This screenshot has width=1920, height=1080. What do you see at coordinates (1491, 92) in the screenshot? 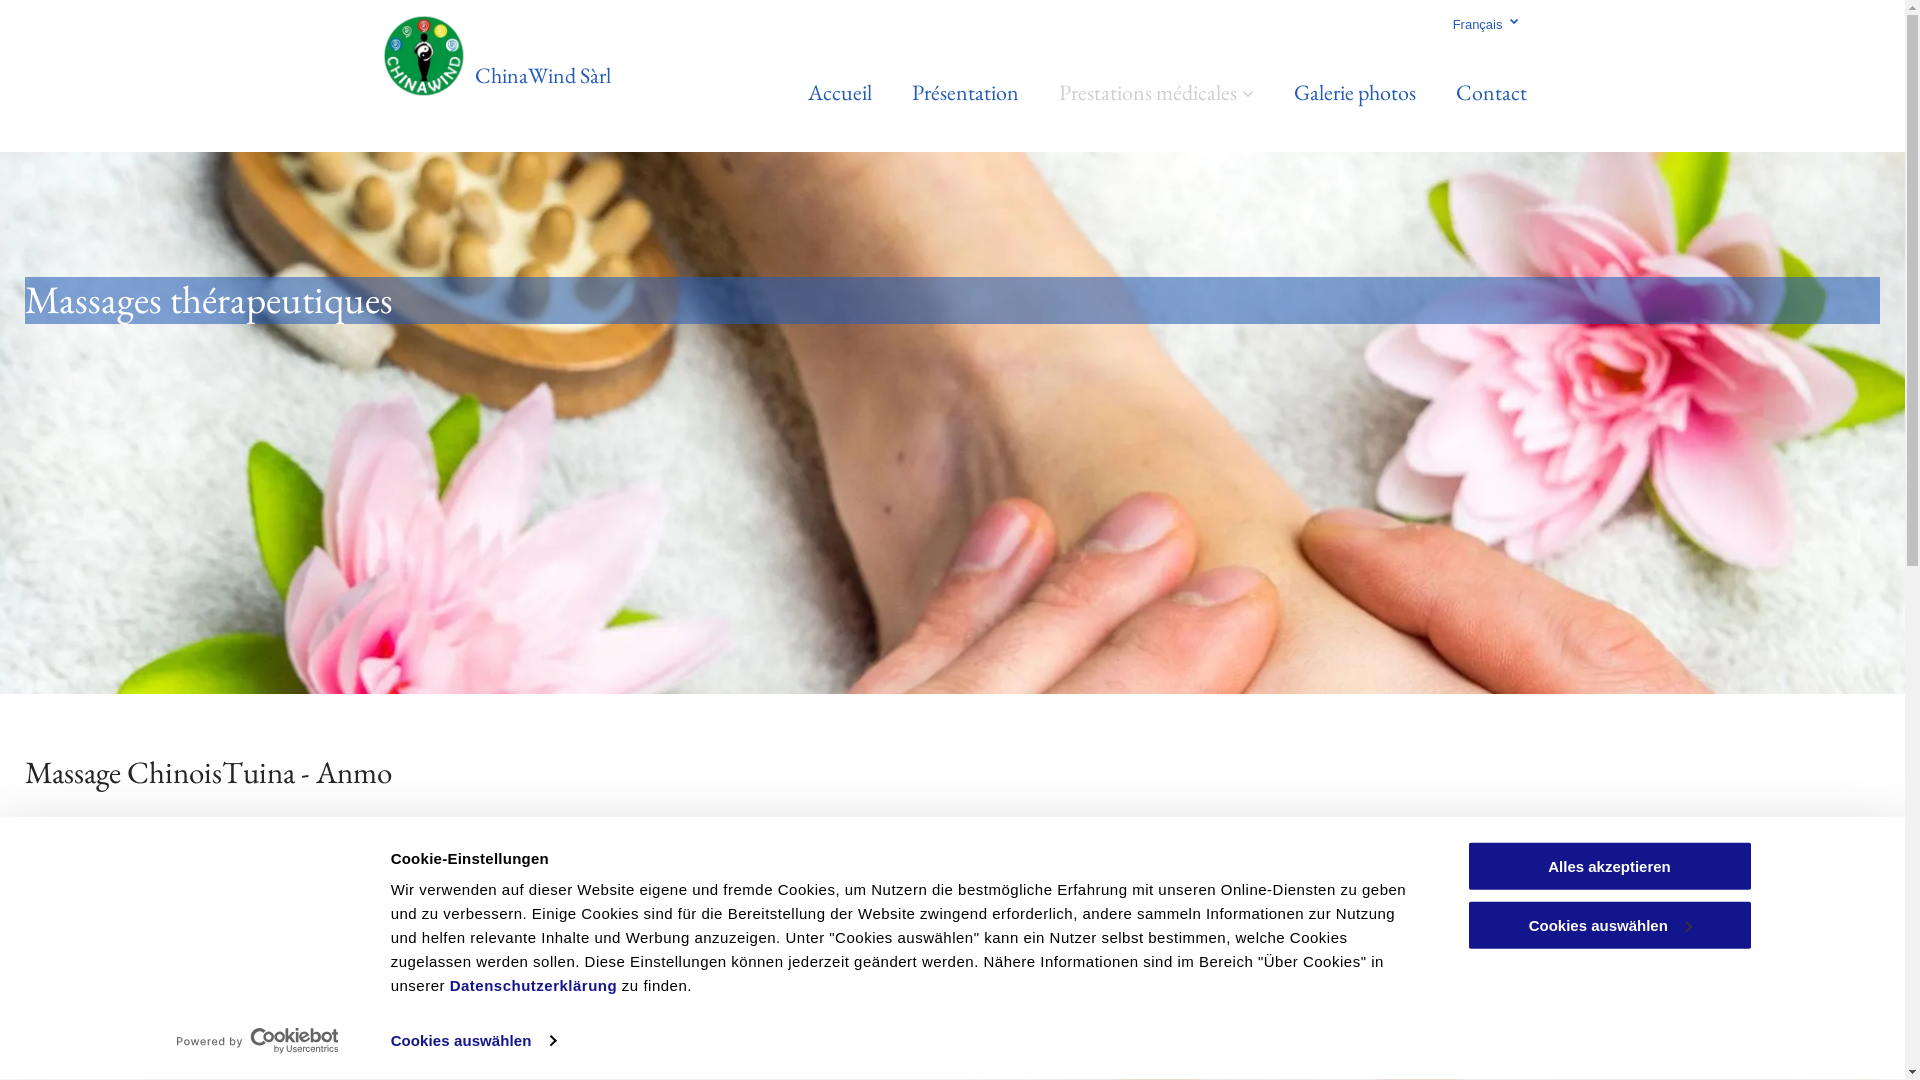
I see `'Contact'` at bounding box center [1491, 92].